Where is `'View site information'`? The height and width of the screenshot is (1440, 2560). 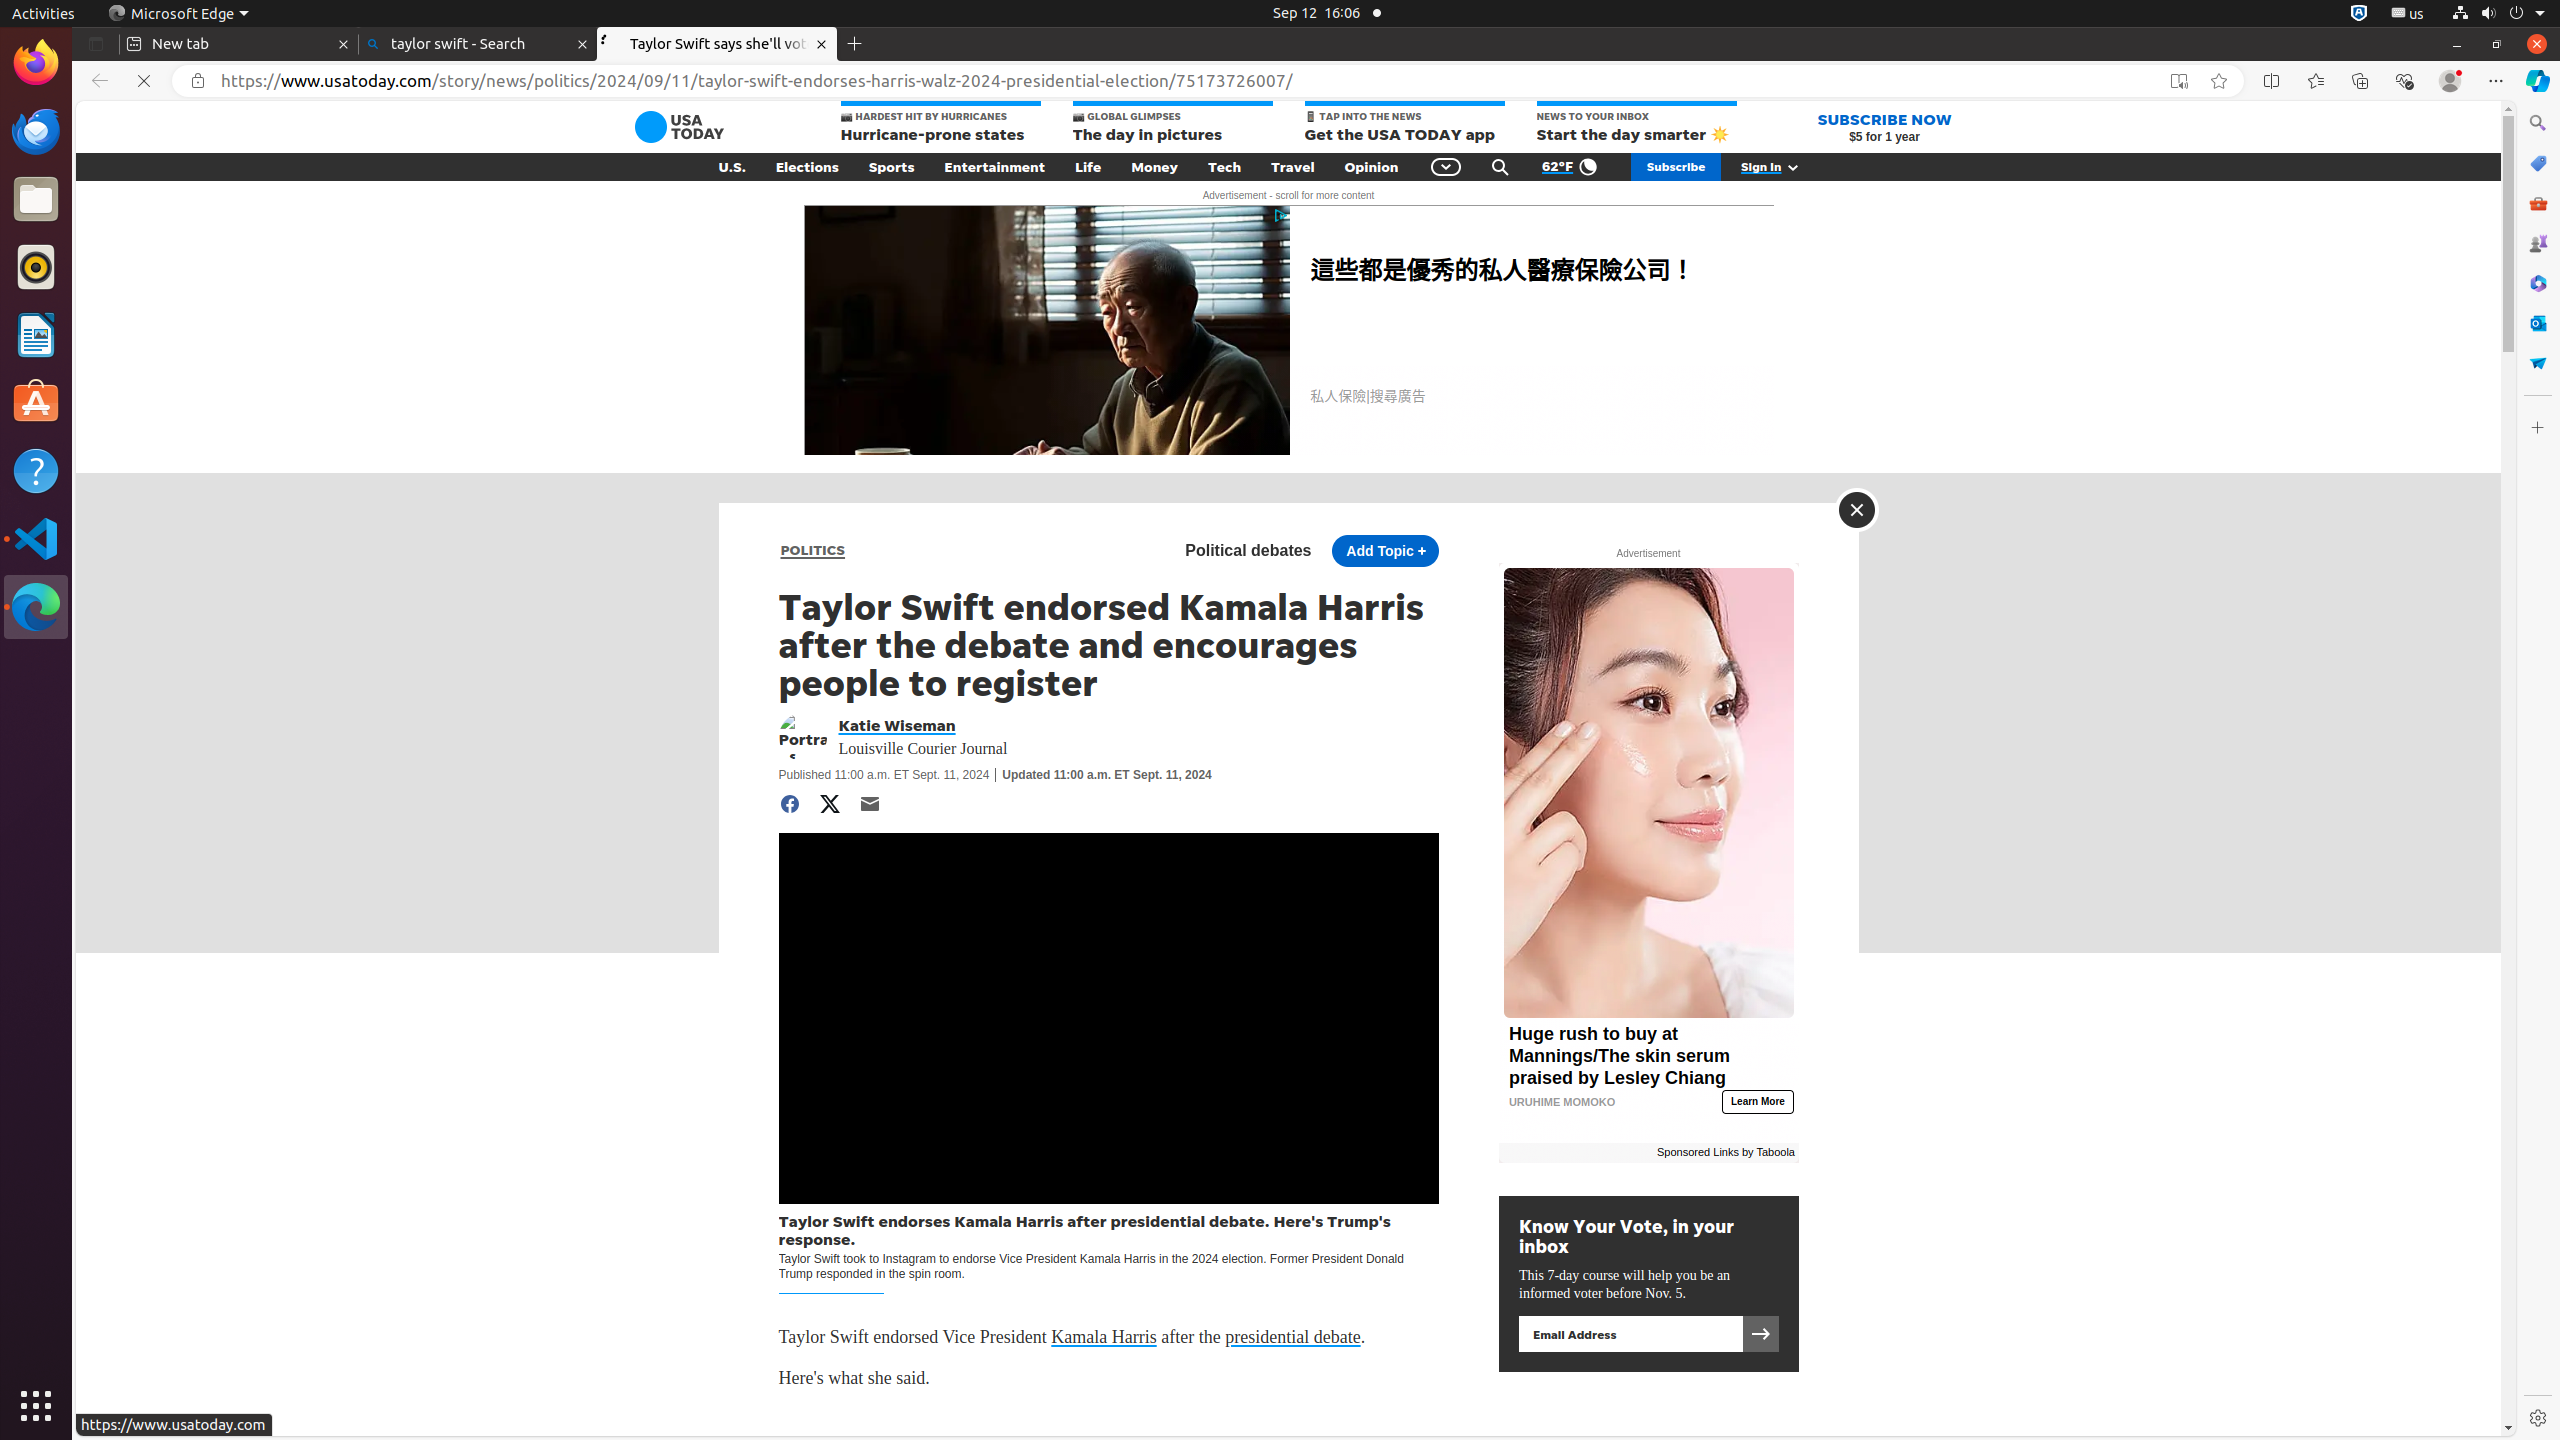 'View site information' is located at coordinates (196, 80).